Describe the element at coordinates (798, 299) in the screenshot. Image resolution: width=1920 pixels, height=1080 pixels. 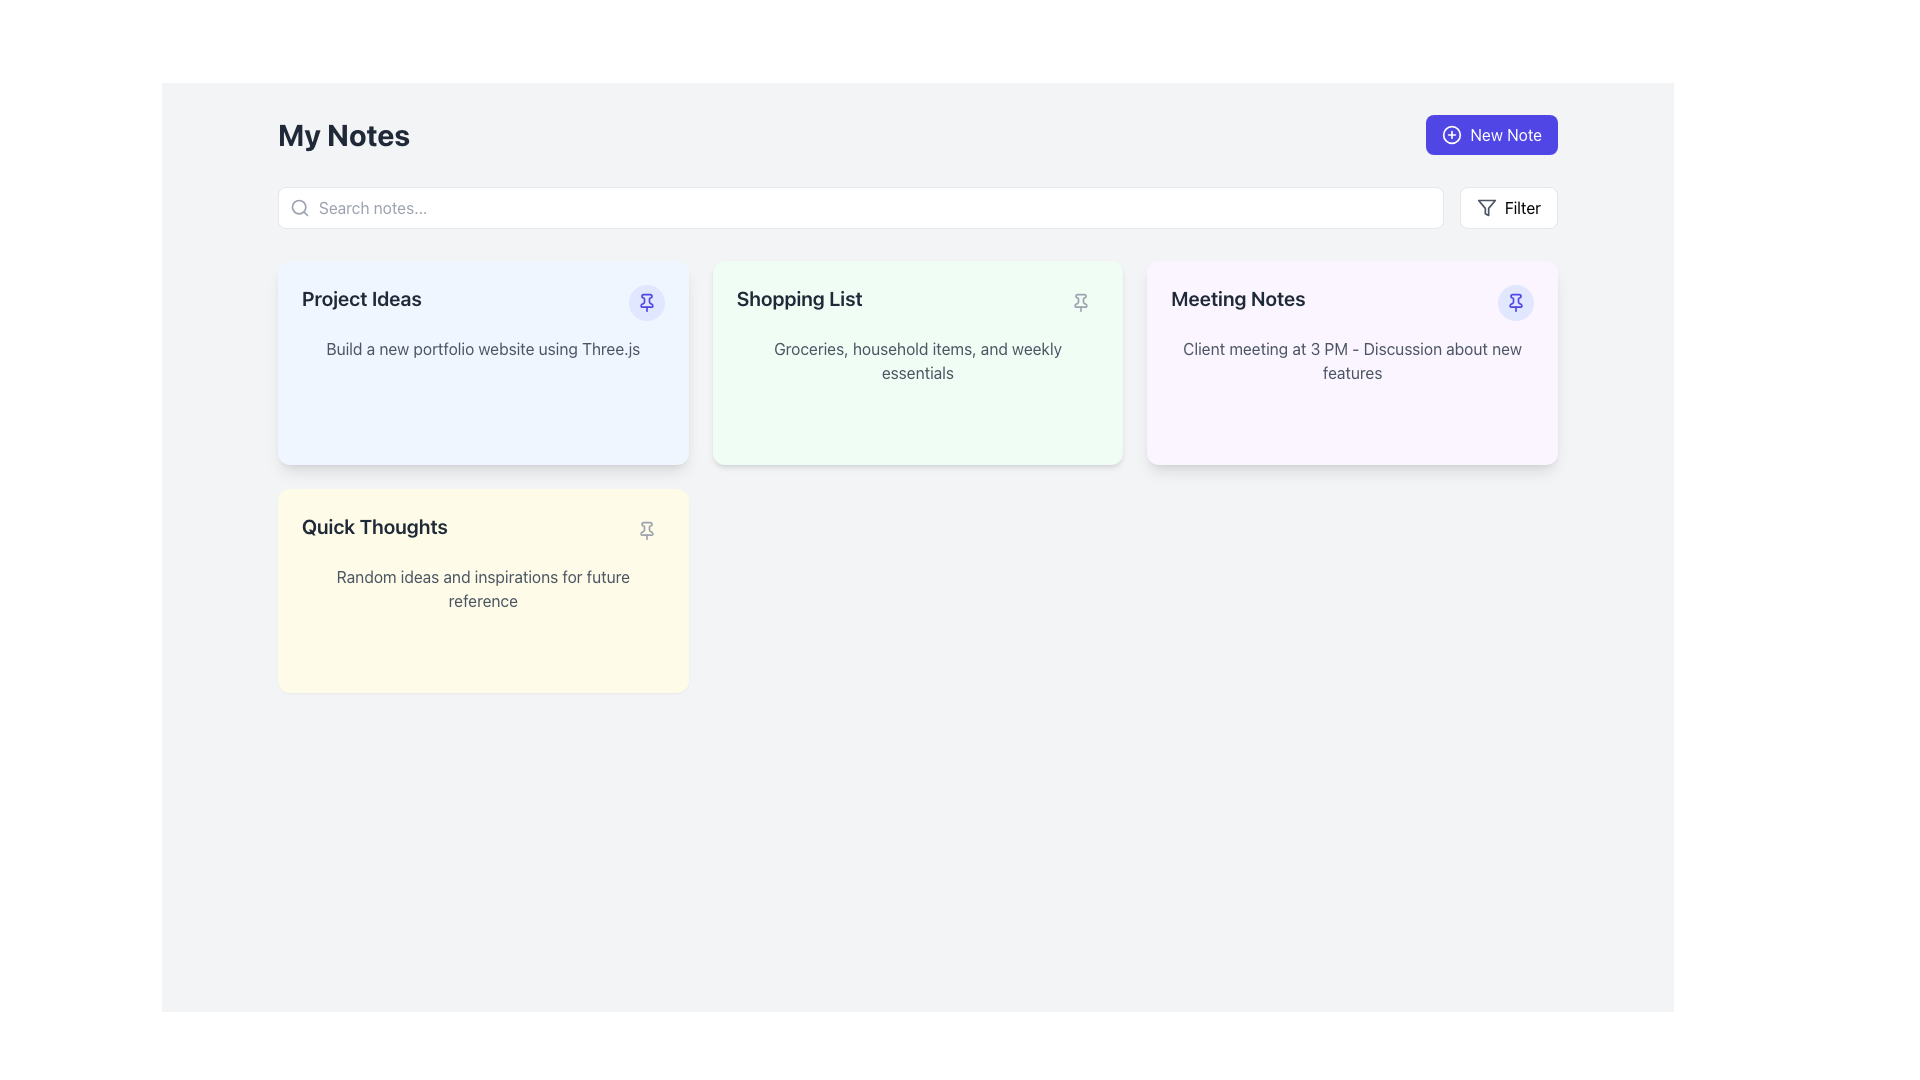
I see `the text label which serves as the header or title for the note card located at the top left of a light green card in the second position of the visible grid of notes` at that location.